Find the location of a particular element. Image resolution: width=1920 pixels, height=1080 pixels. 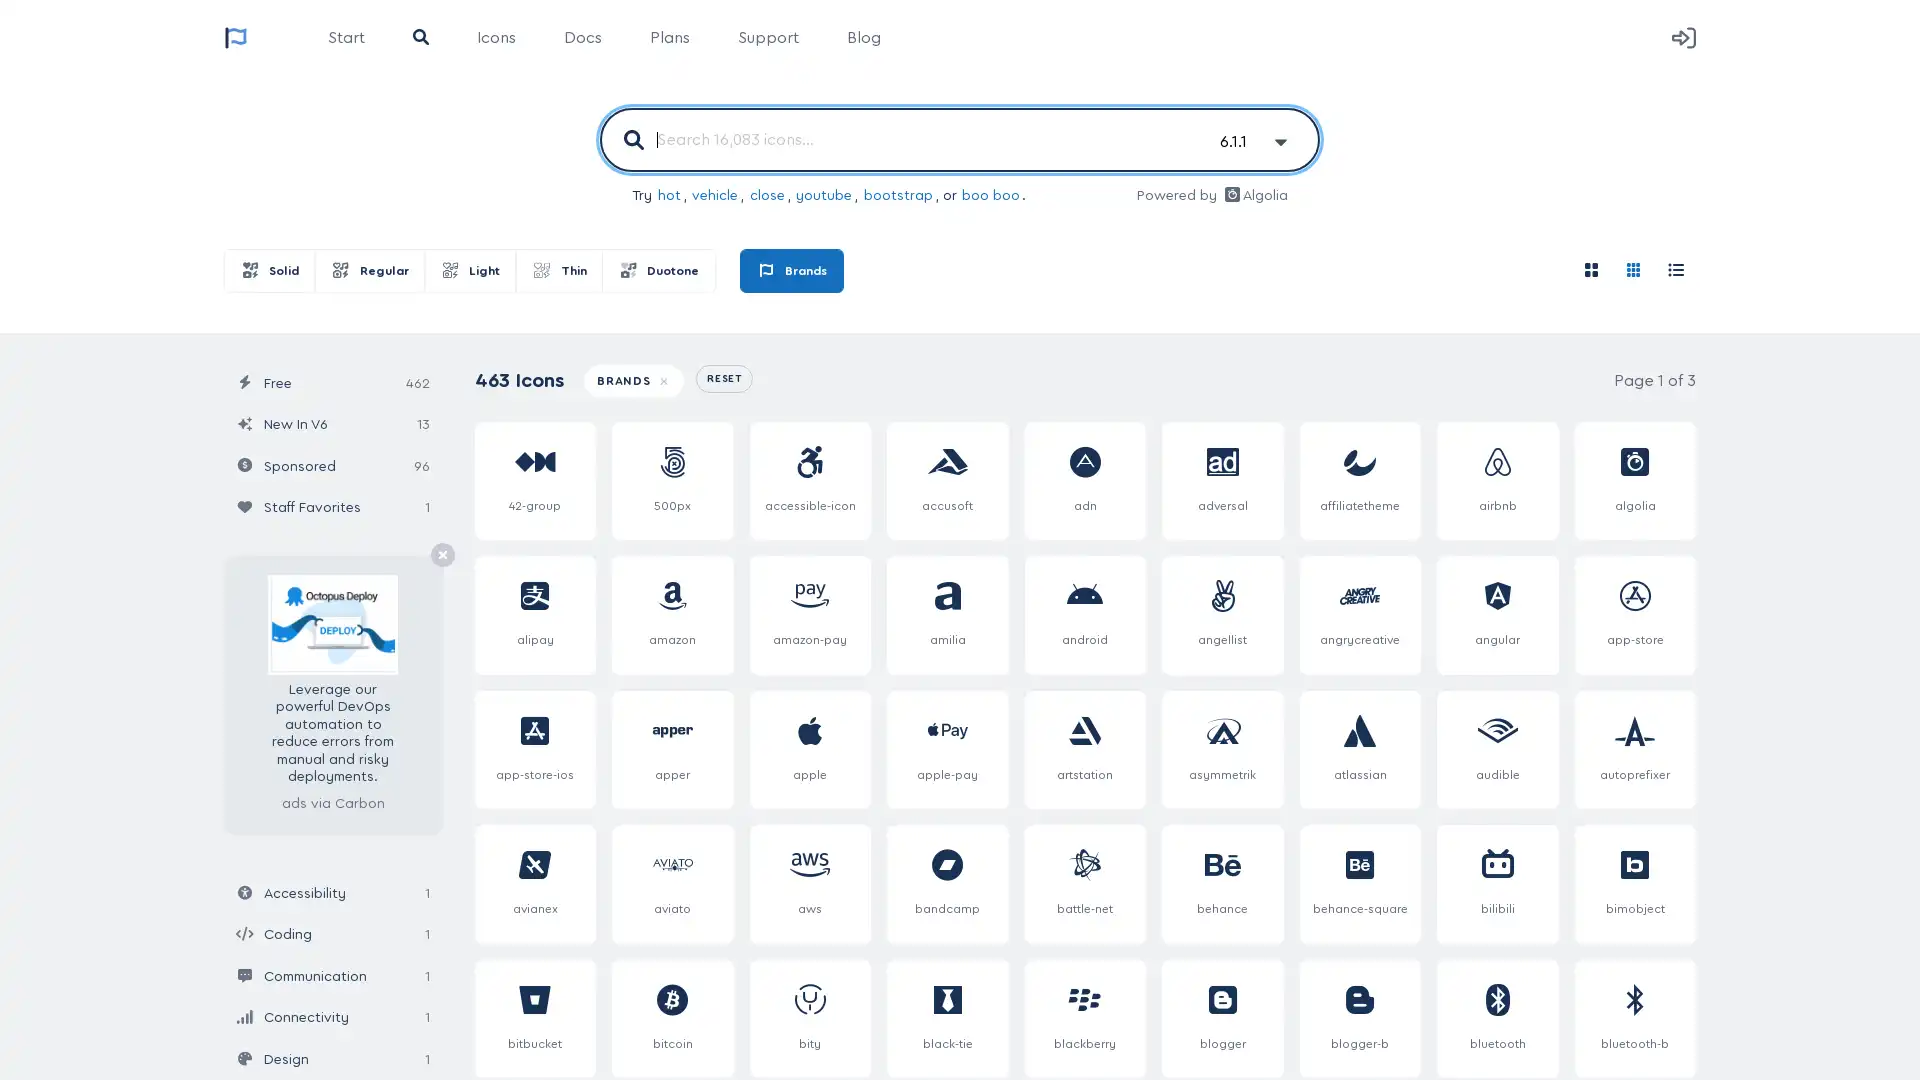

autoprefixer is located at coordinates (1634, 763).